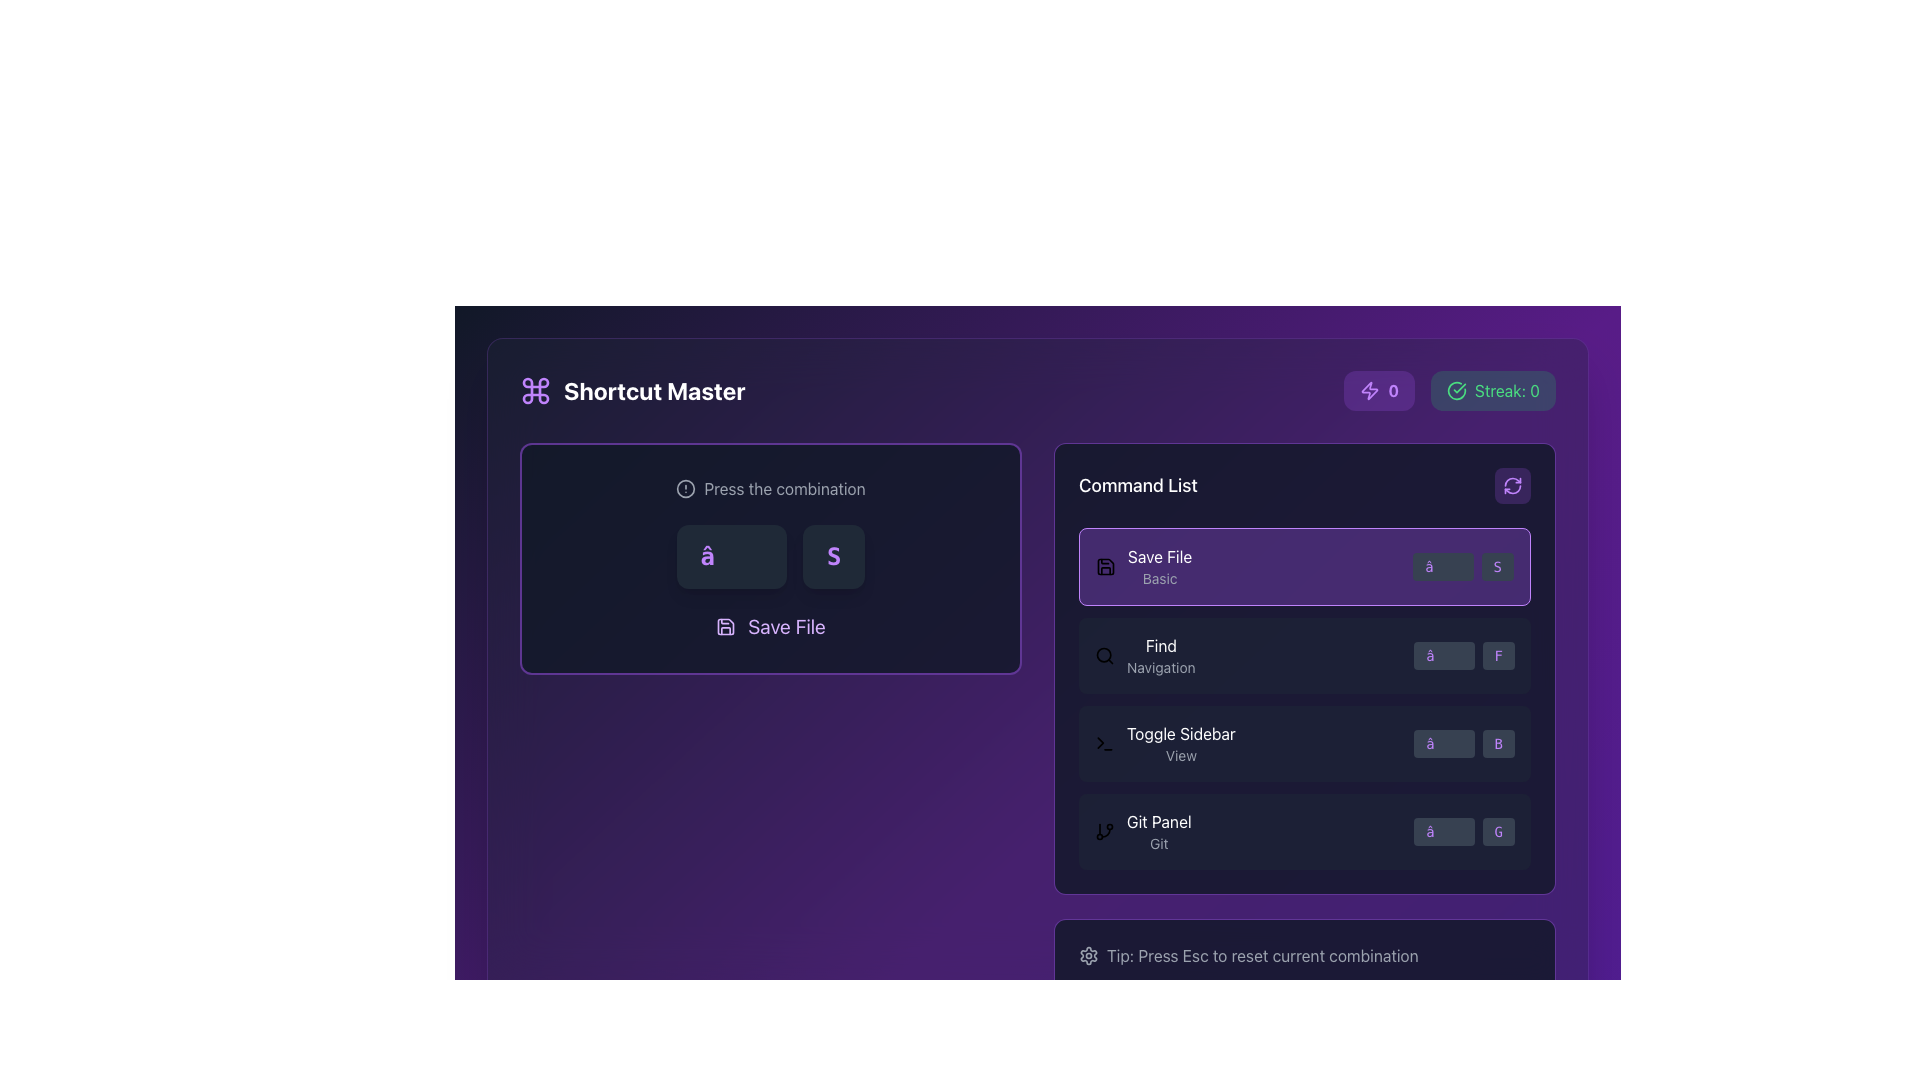  What do you see at coordinates (1161, 655) in the screenshot?
I see `the 'Find' text element in the 'Command List' section, which is the second item in the list` at bounding box center [1161, 655].